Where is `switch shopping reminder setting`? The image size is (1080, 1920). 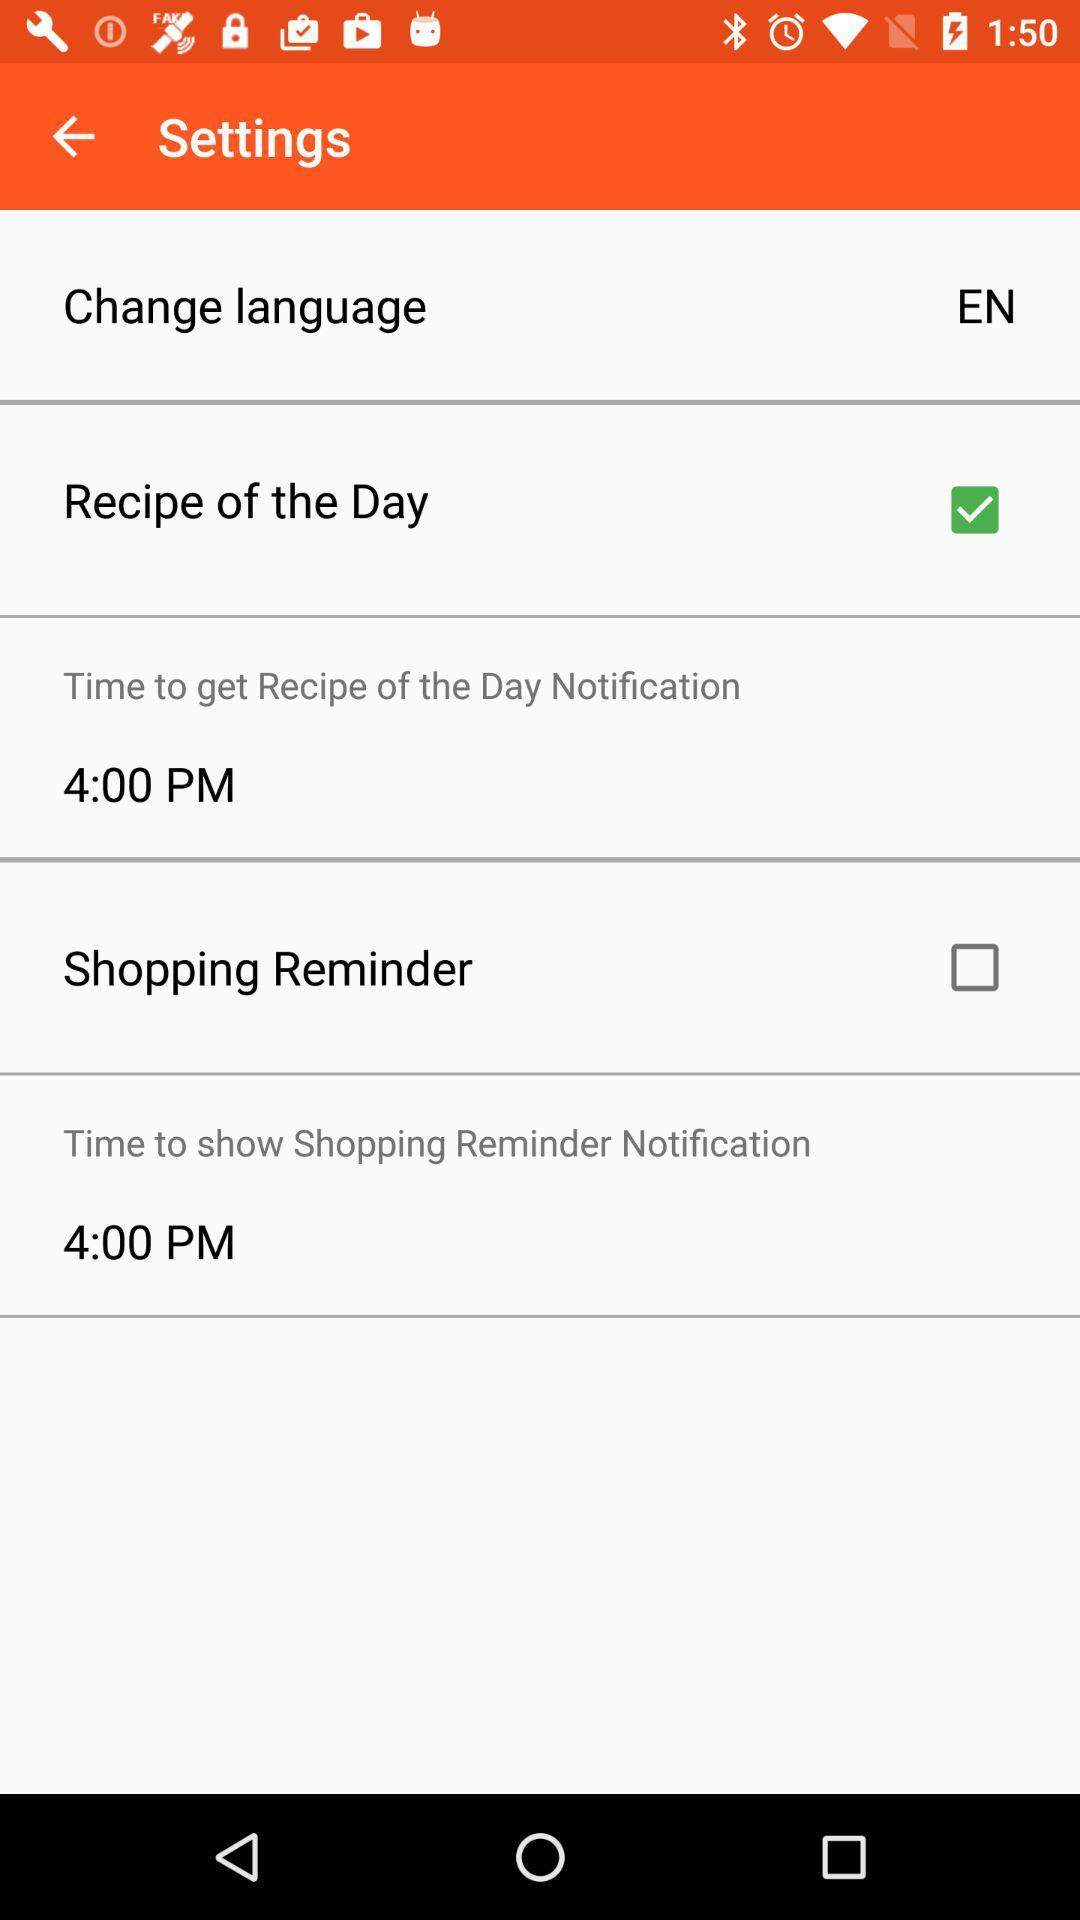 switch shopping reminder setting is located at coordinates (974, 967).